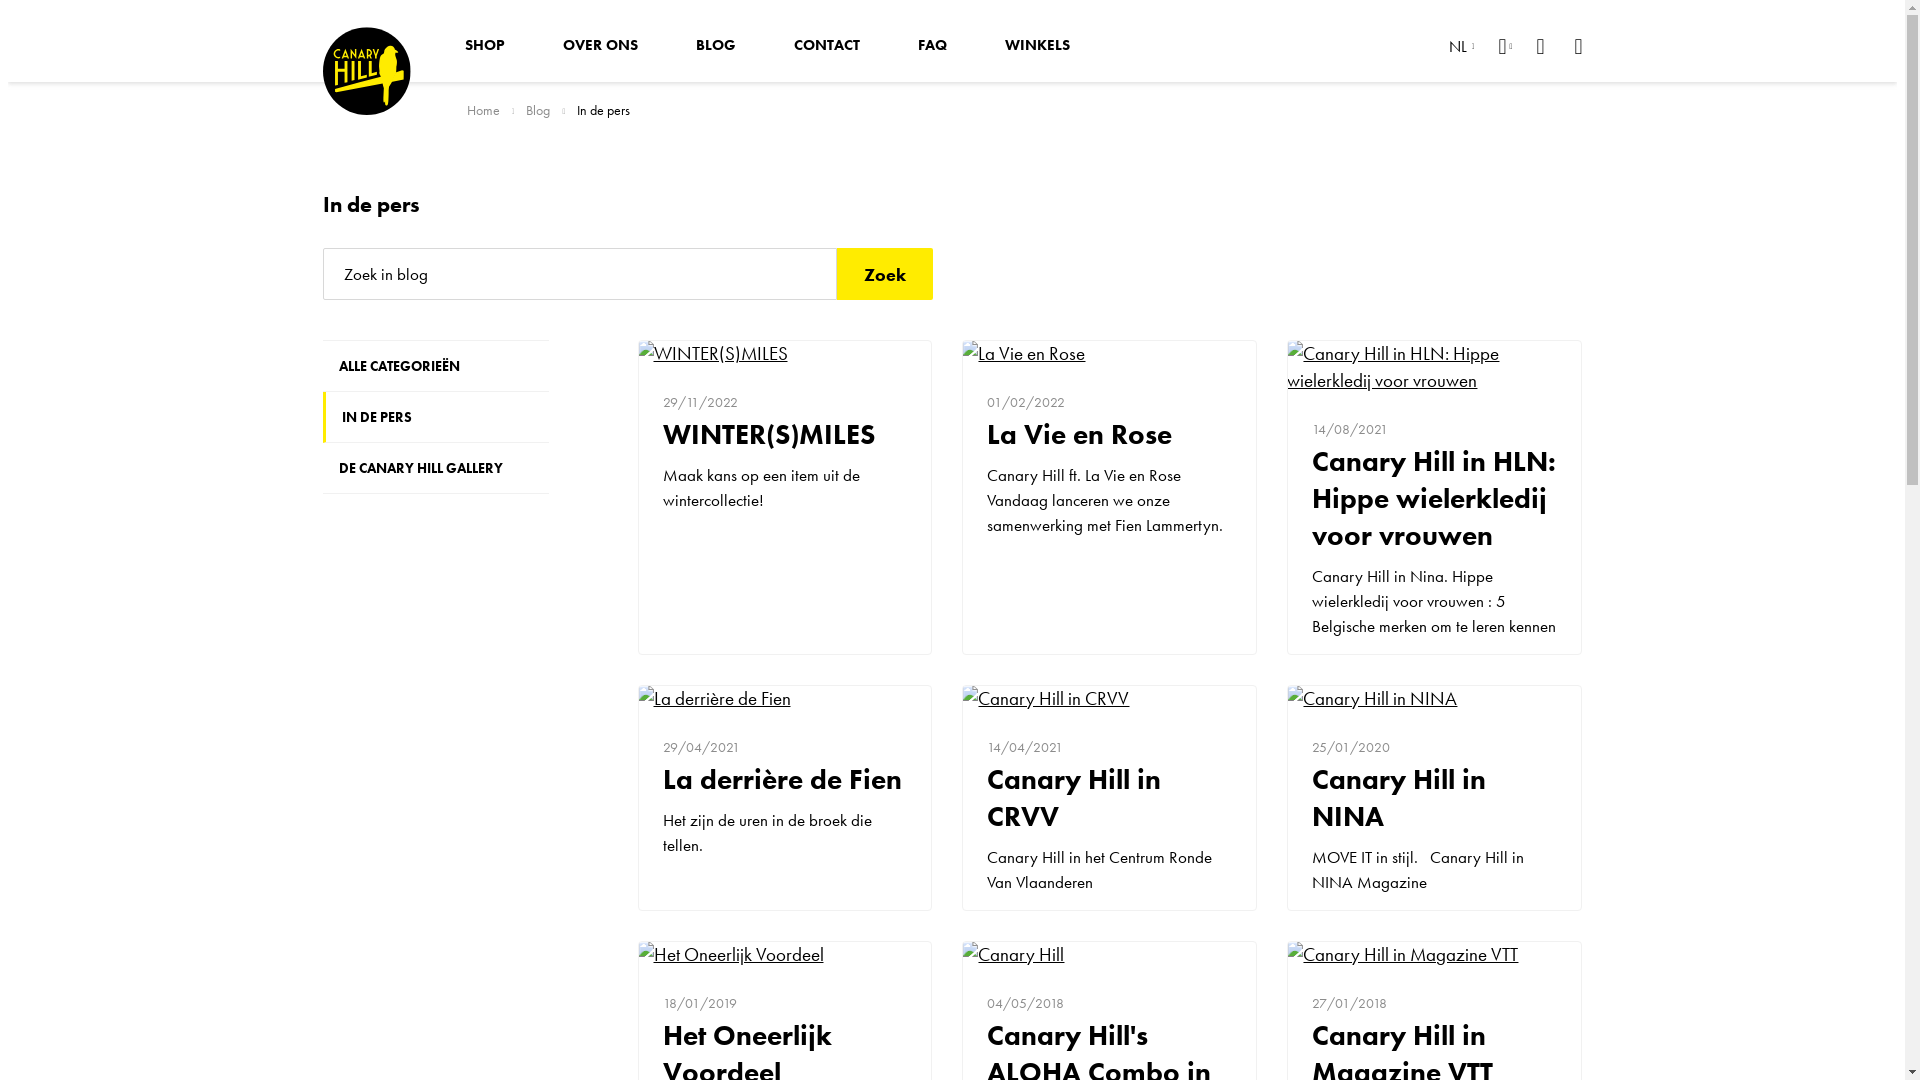 Image resolution: width=1920 pixels, height=1080 pixels. What do you see at coordinates (825, 45) in the screenshot?
I see `'CONTACT'` at bounding box center [825, 45].